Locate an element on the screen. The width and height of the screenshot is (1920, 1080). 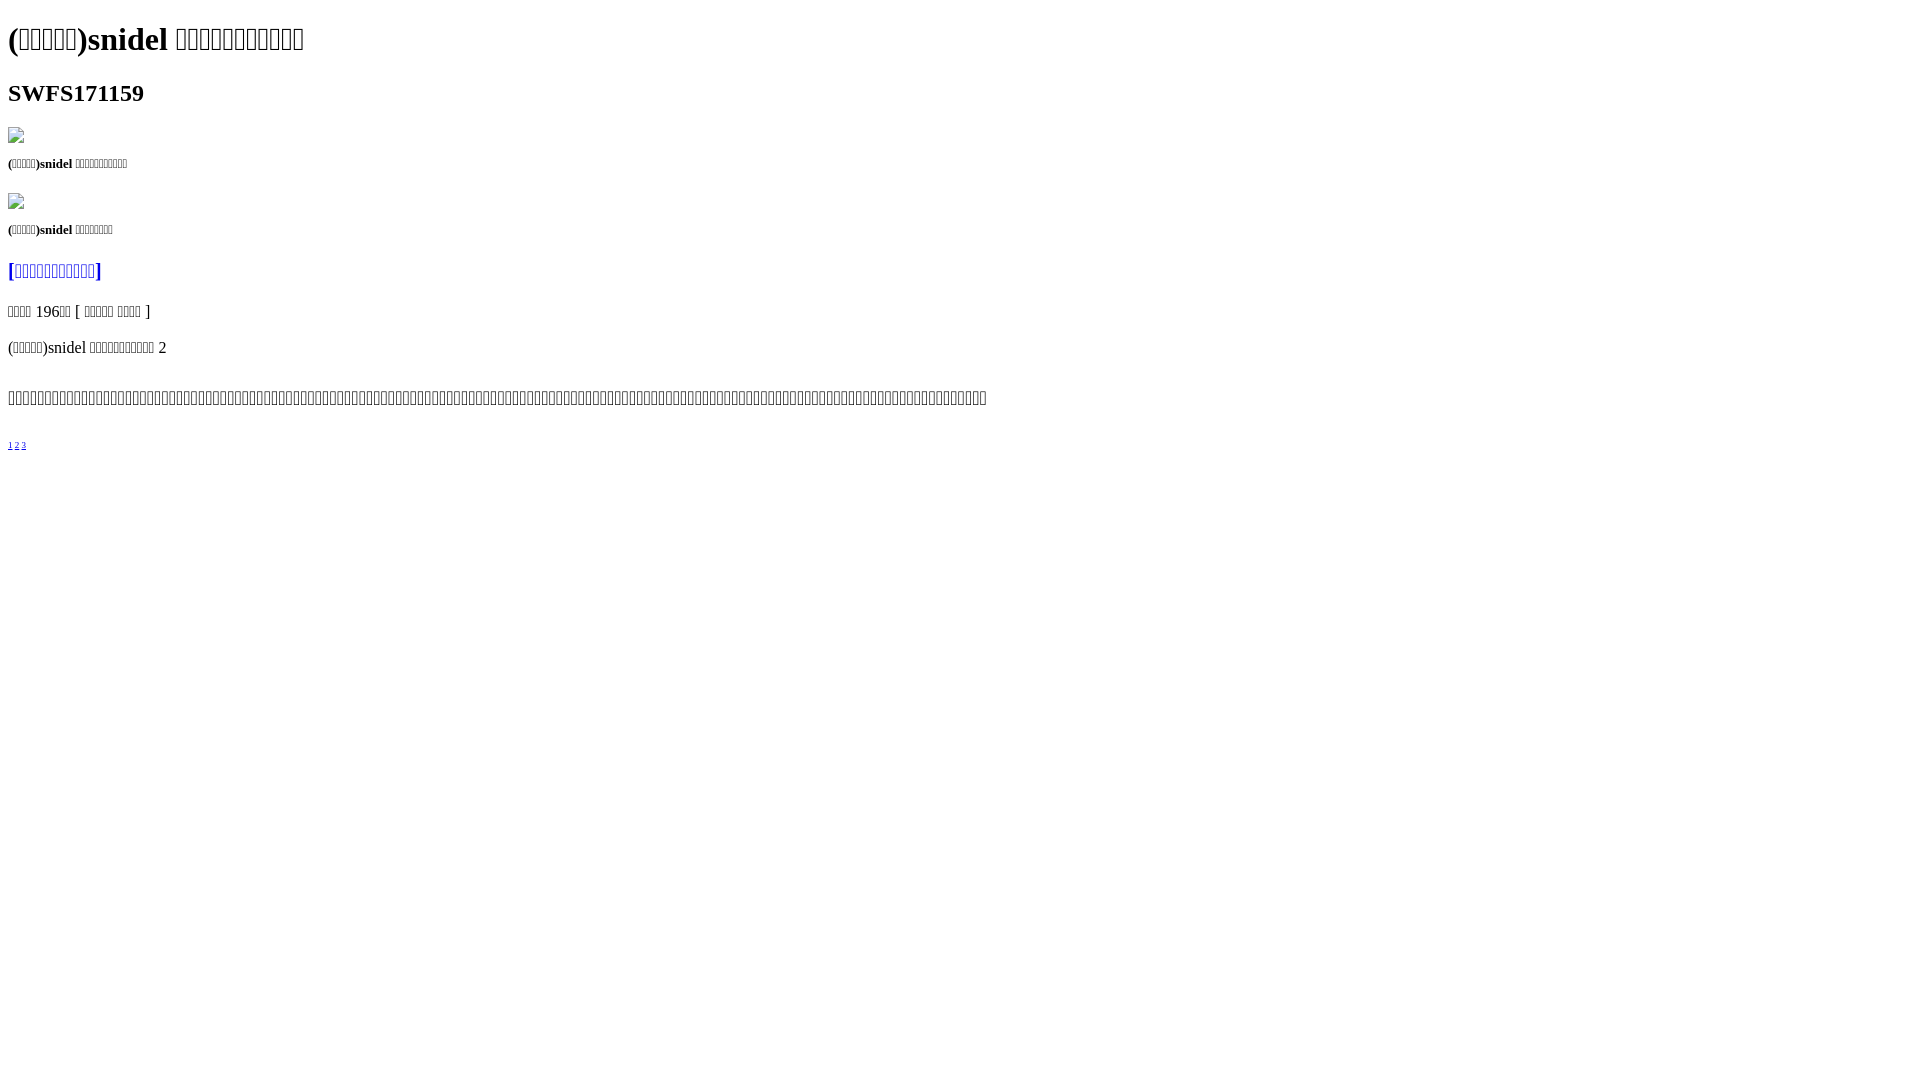
'3' is located at coordinates (24, 443).